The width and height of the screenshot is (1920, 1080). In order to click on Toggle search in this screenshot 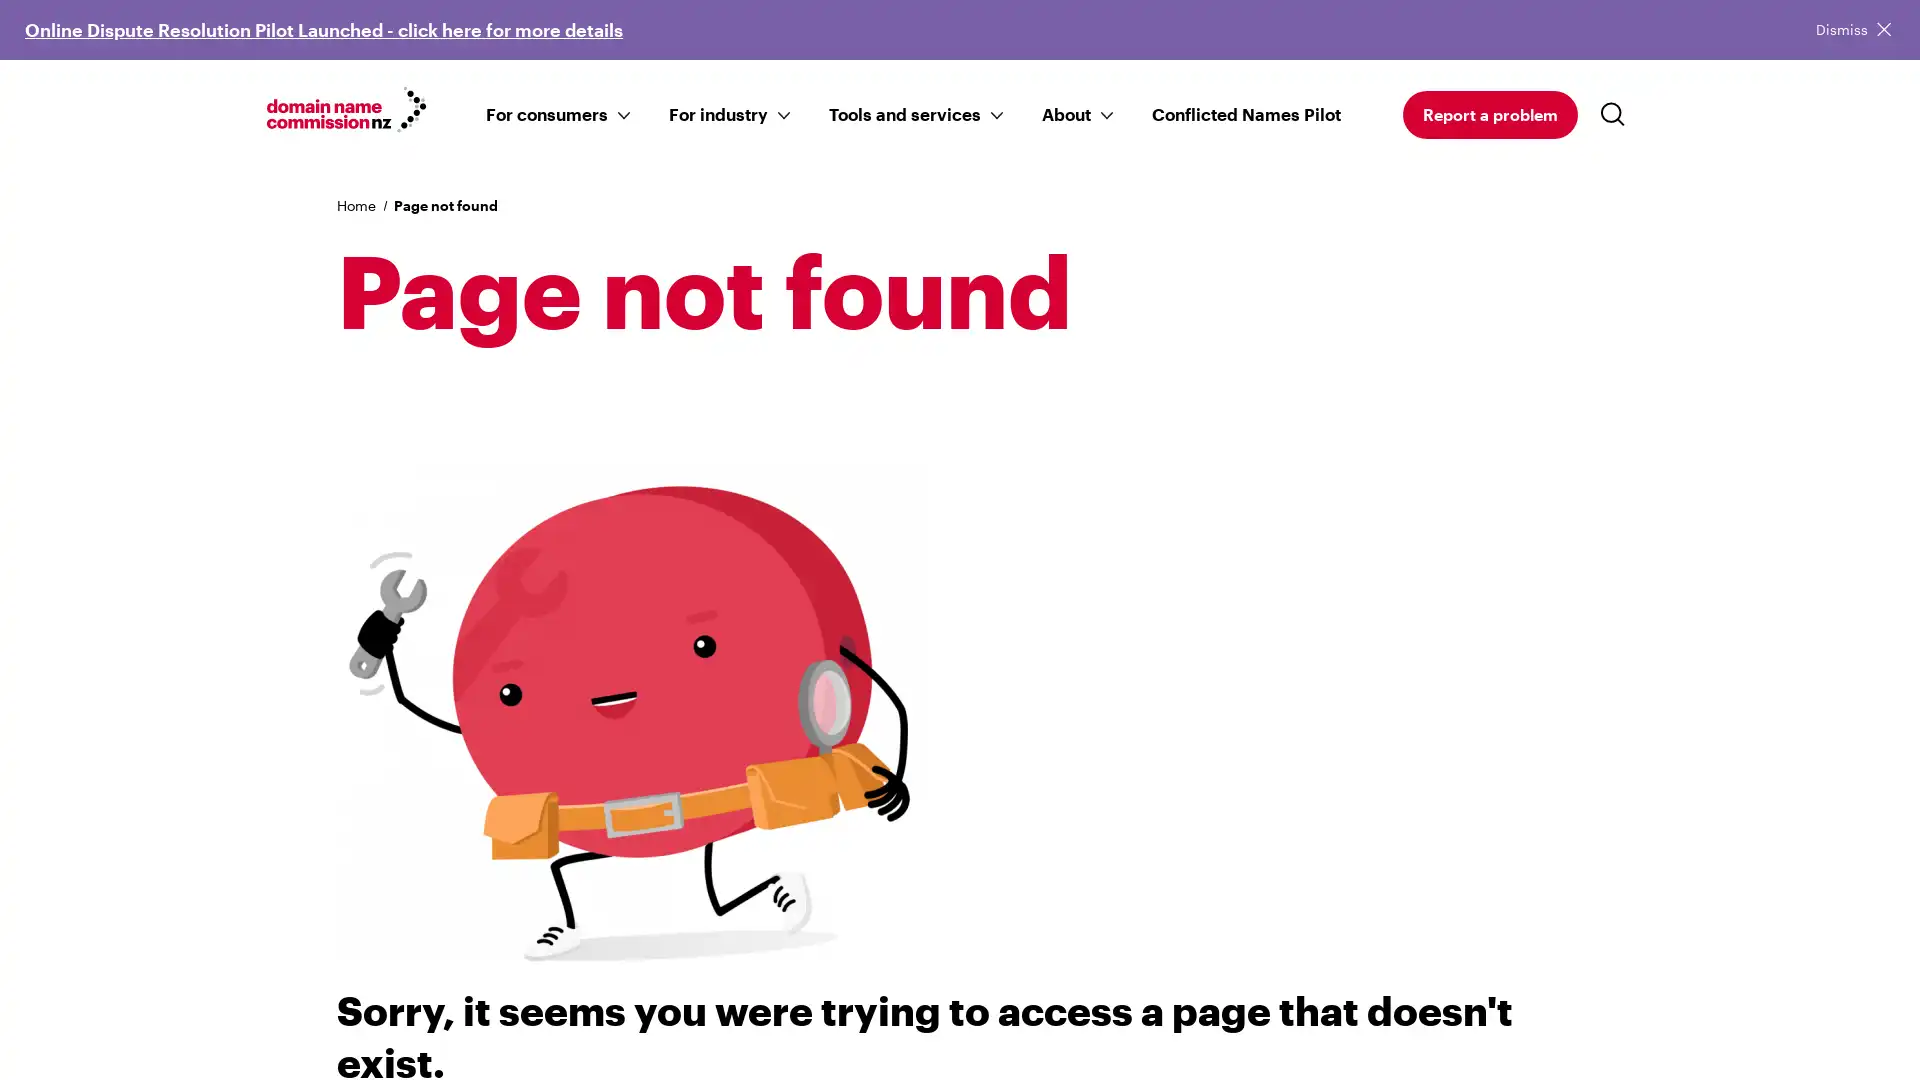, I will do `click(1617, 114)`.